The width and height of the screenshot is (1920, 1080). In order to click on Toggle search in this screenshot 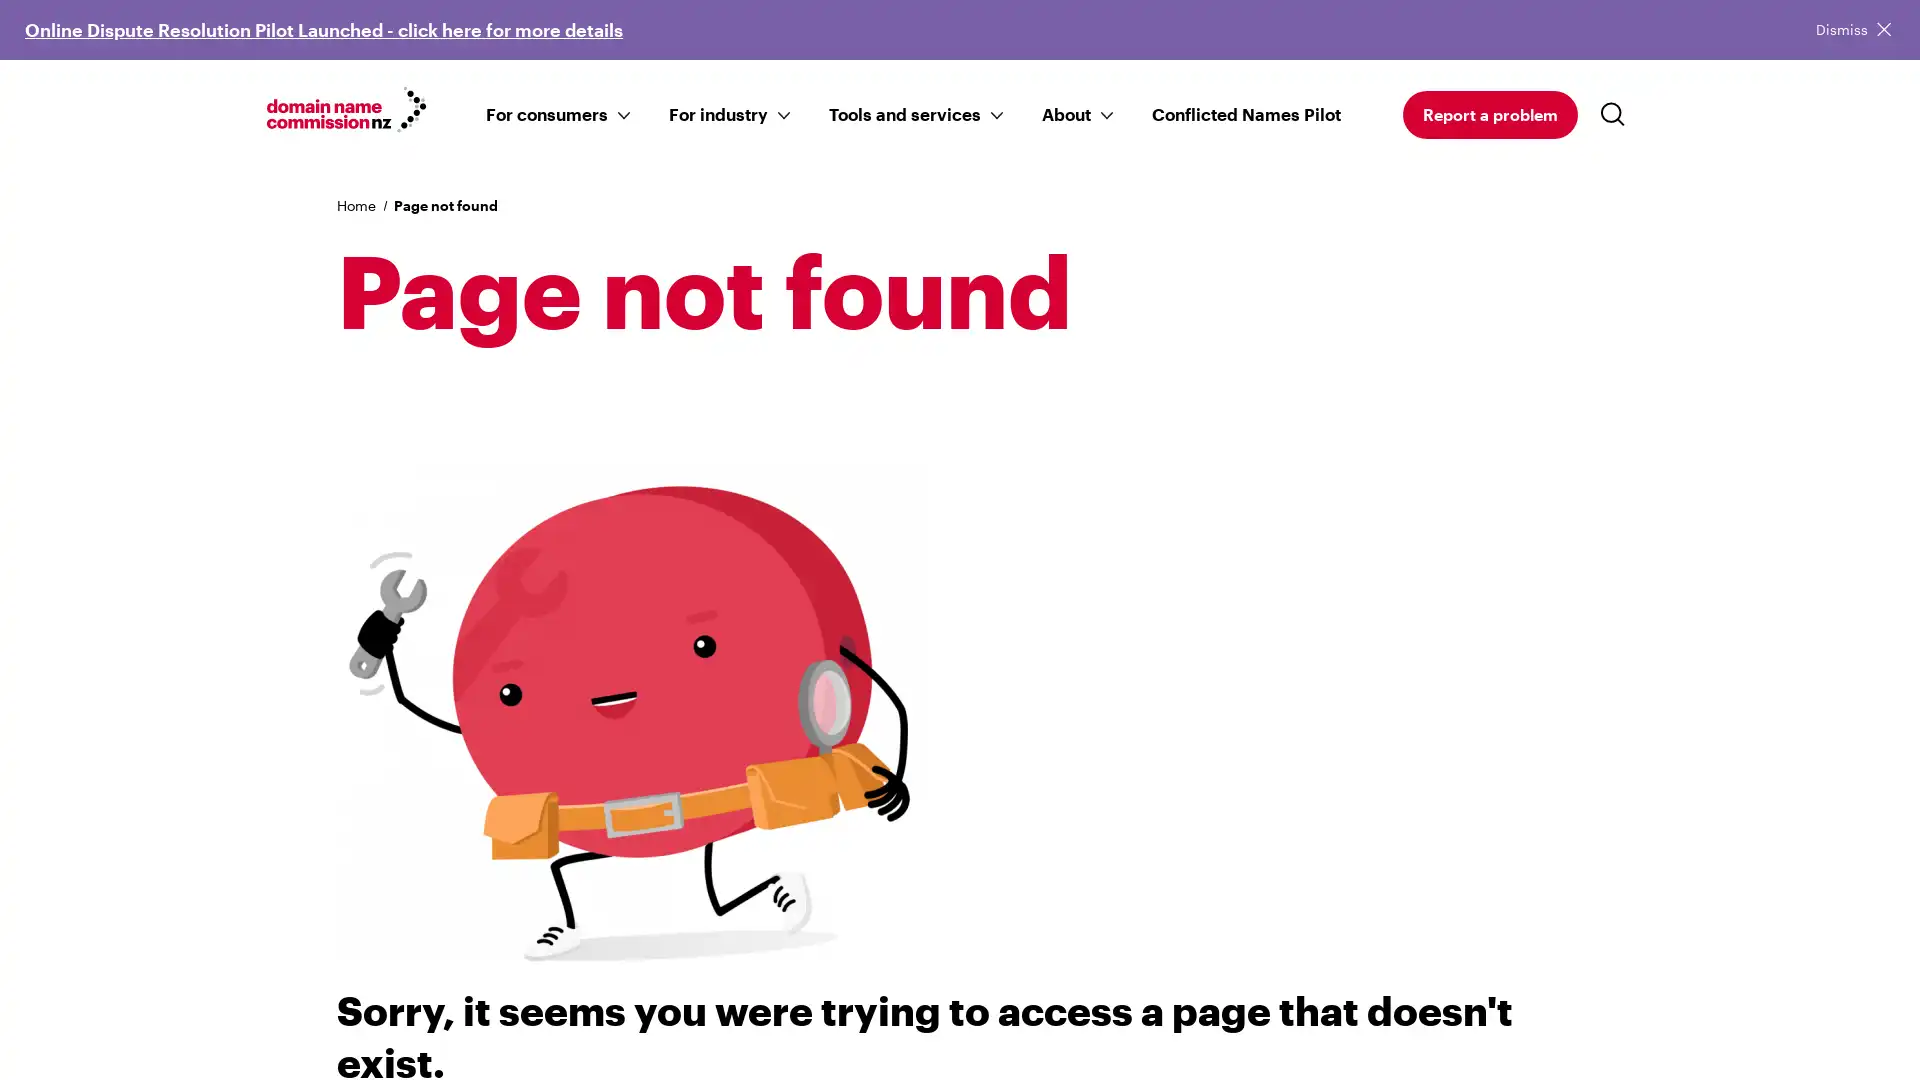, I will do `click(1617, 114)`.